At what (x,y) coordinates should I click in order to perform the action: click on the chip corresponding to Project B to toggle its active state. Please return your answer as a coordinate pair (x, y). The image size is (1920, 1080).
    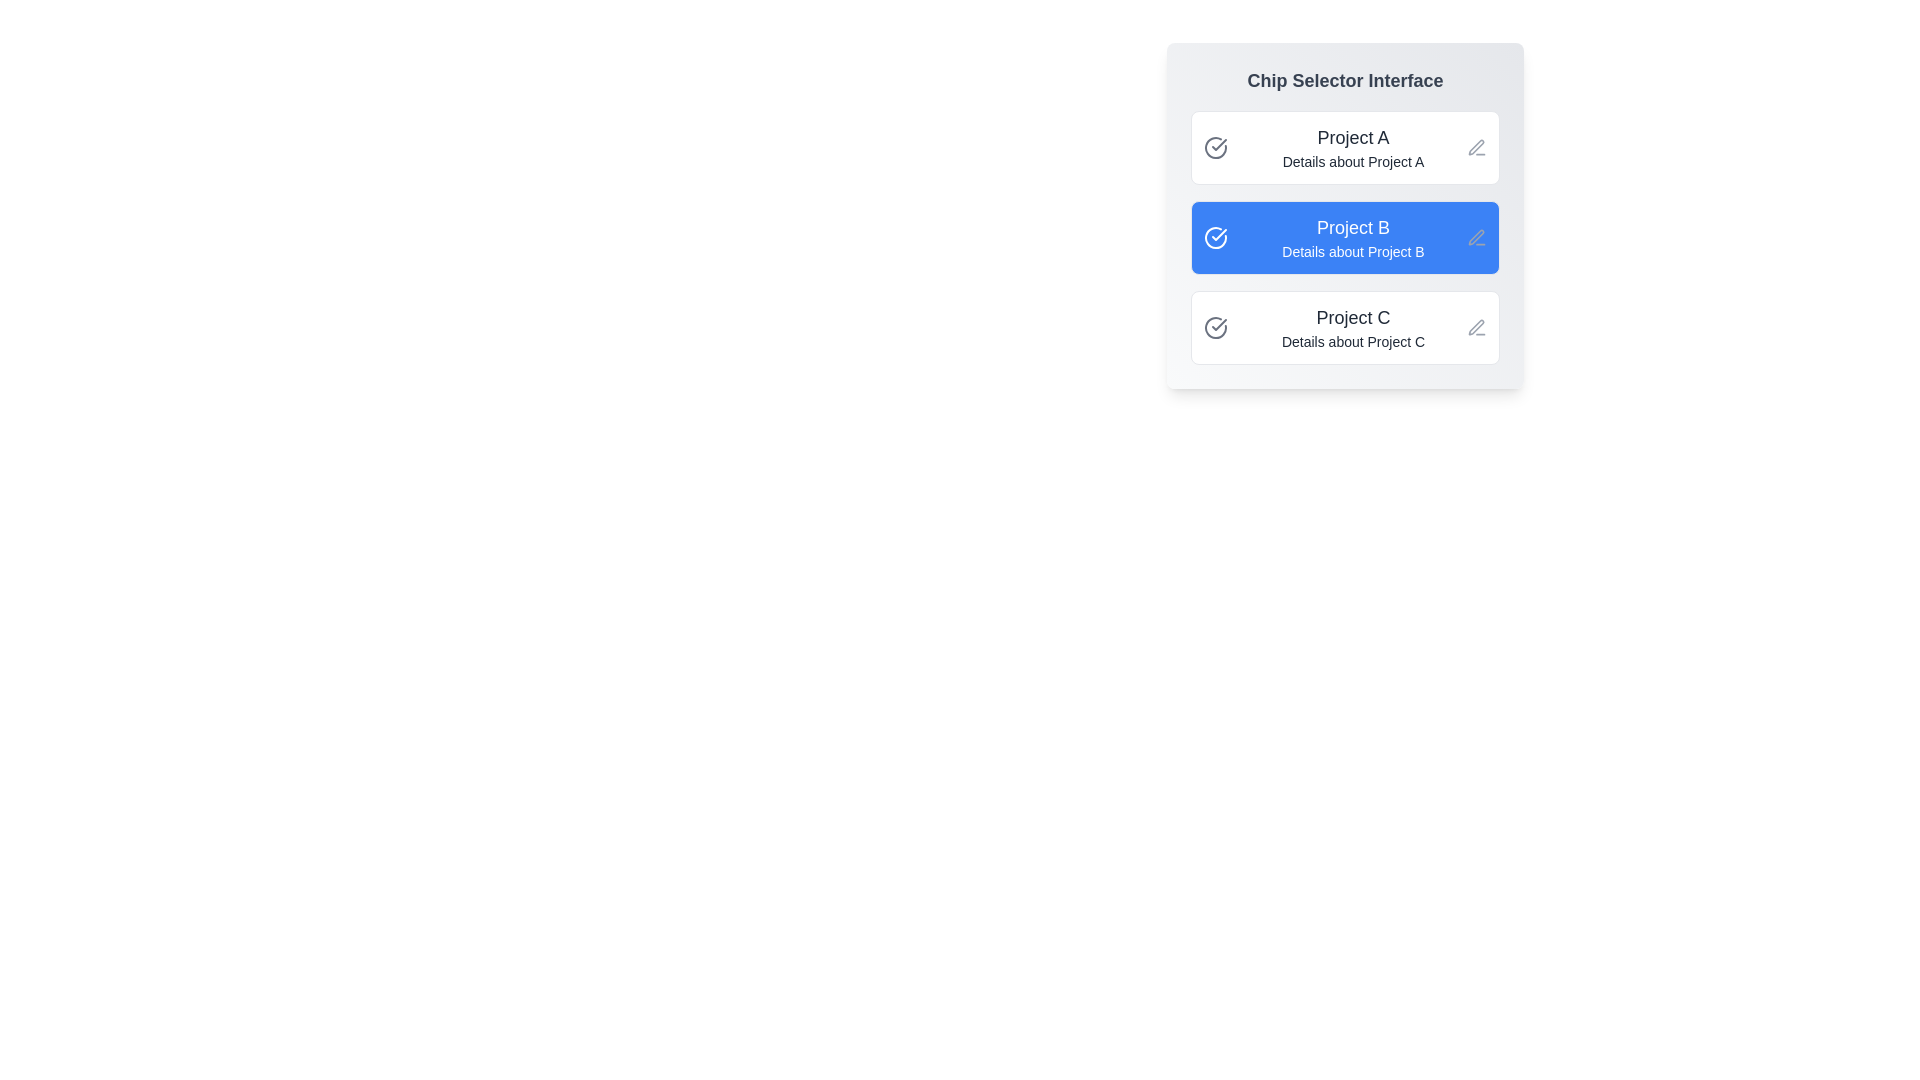
    Looking at the image, I should click on (1345, 237).